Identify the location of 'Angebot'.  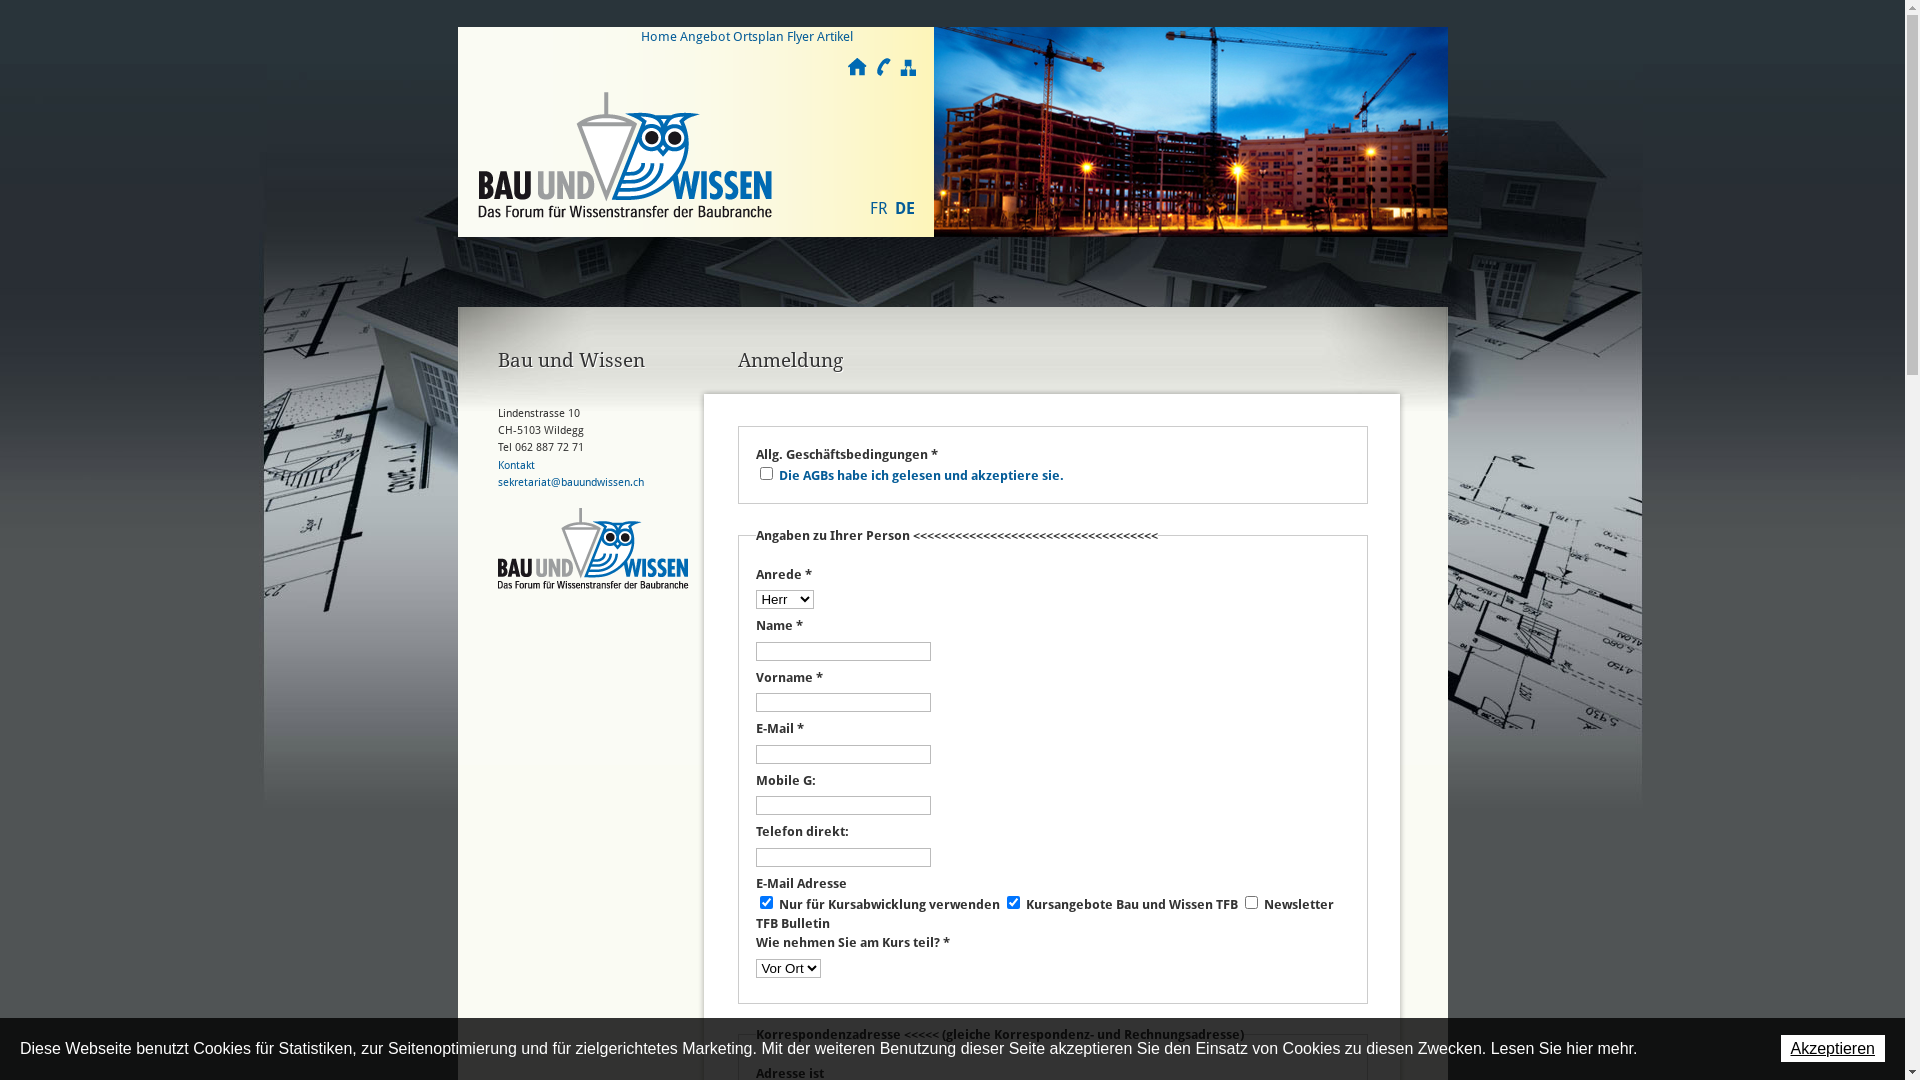
(705, 36).